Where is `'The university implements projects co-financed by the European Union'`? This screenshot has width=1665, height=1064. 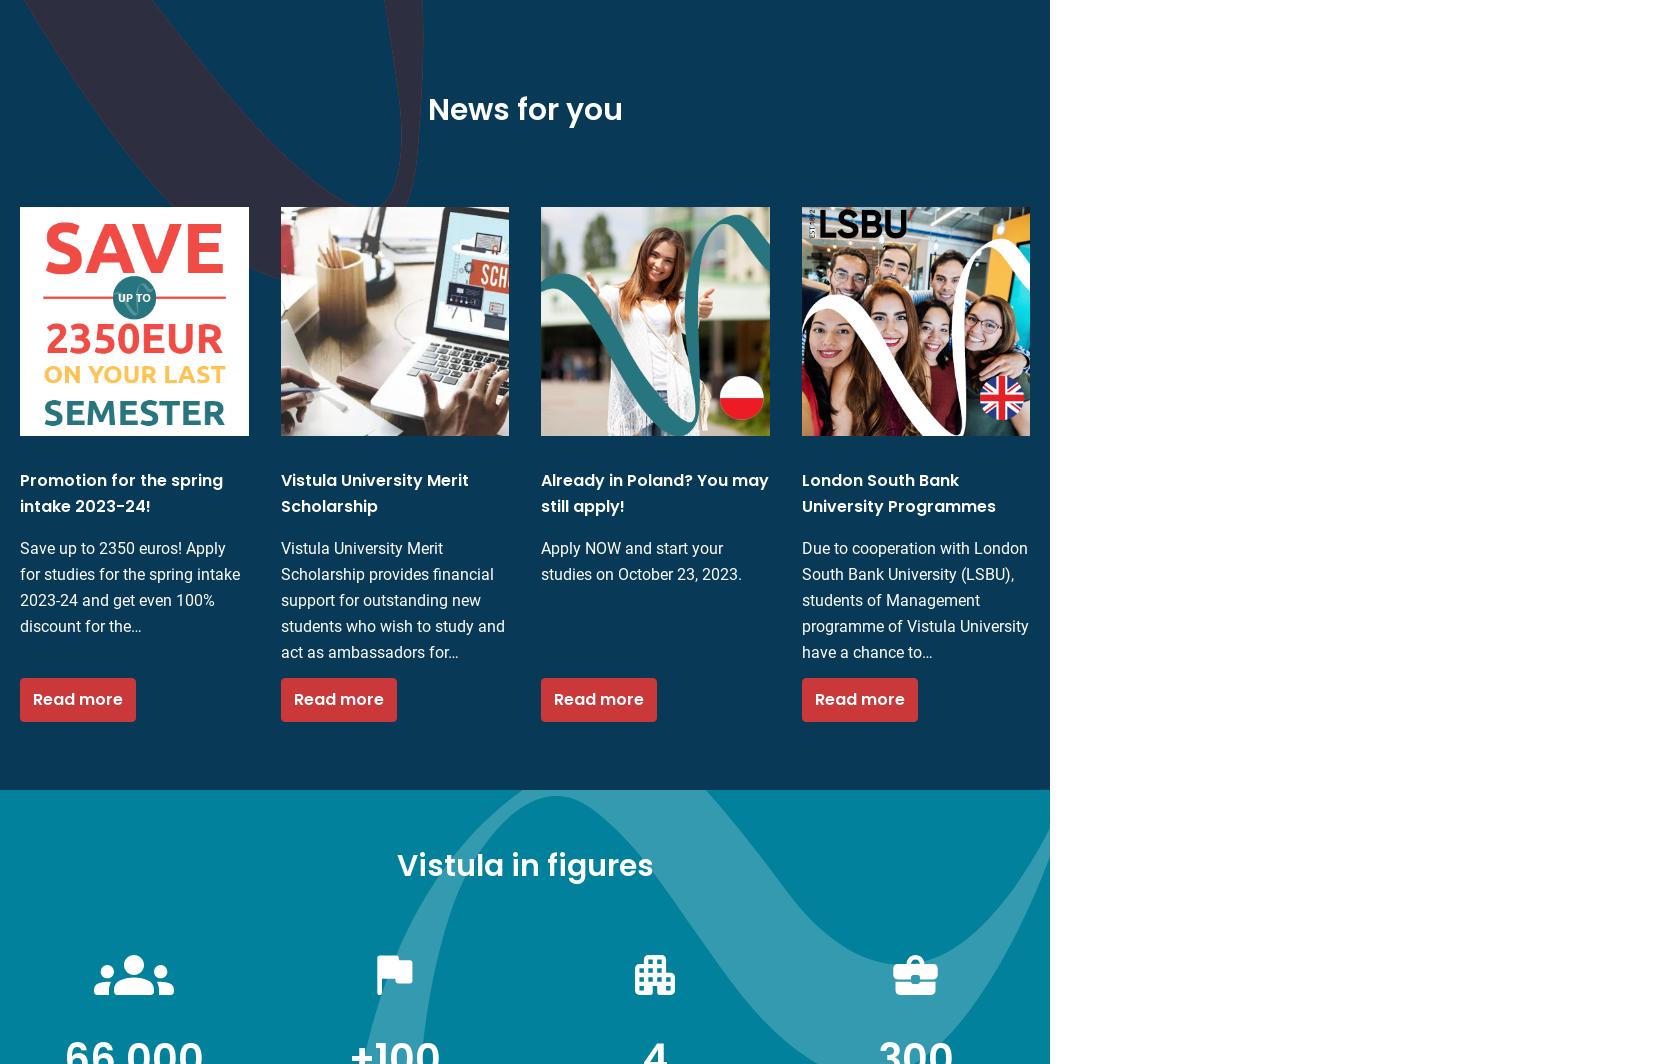 'The university implements projects co-financed by the European Union' is located at coordinates (18, 622).